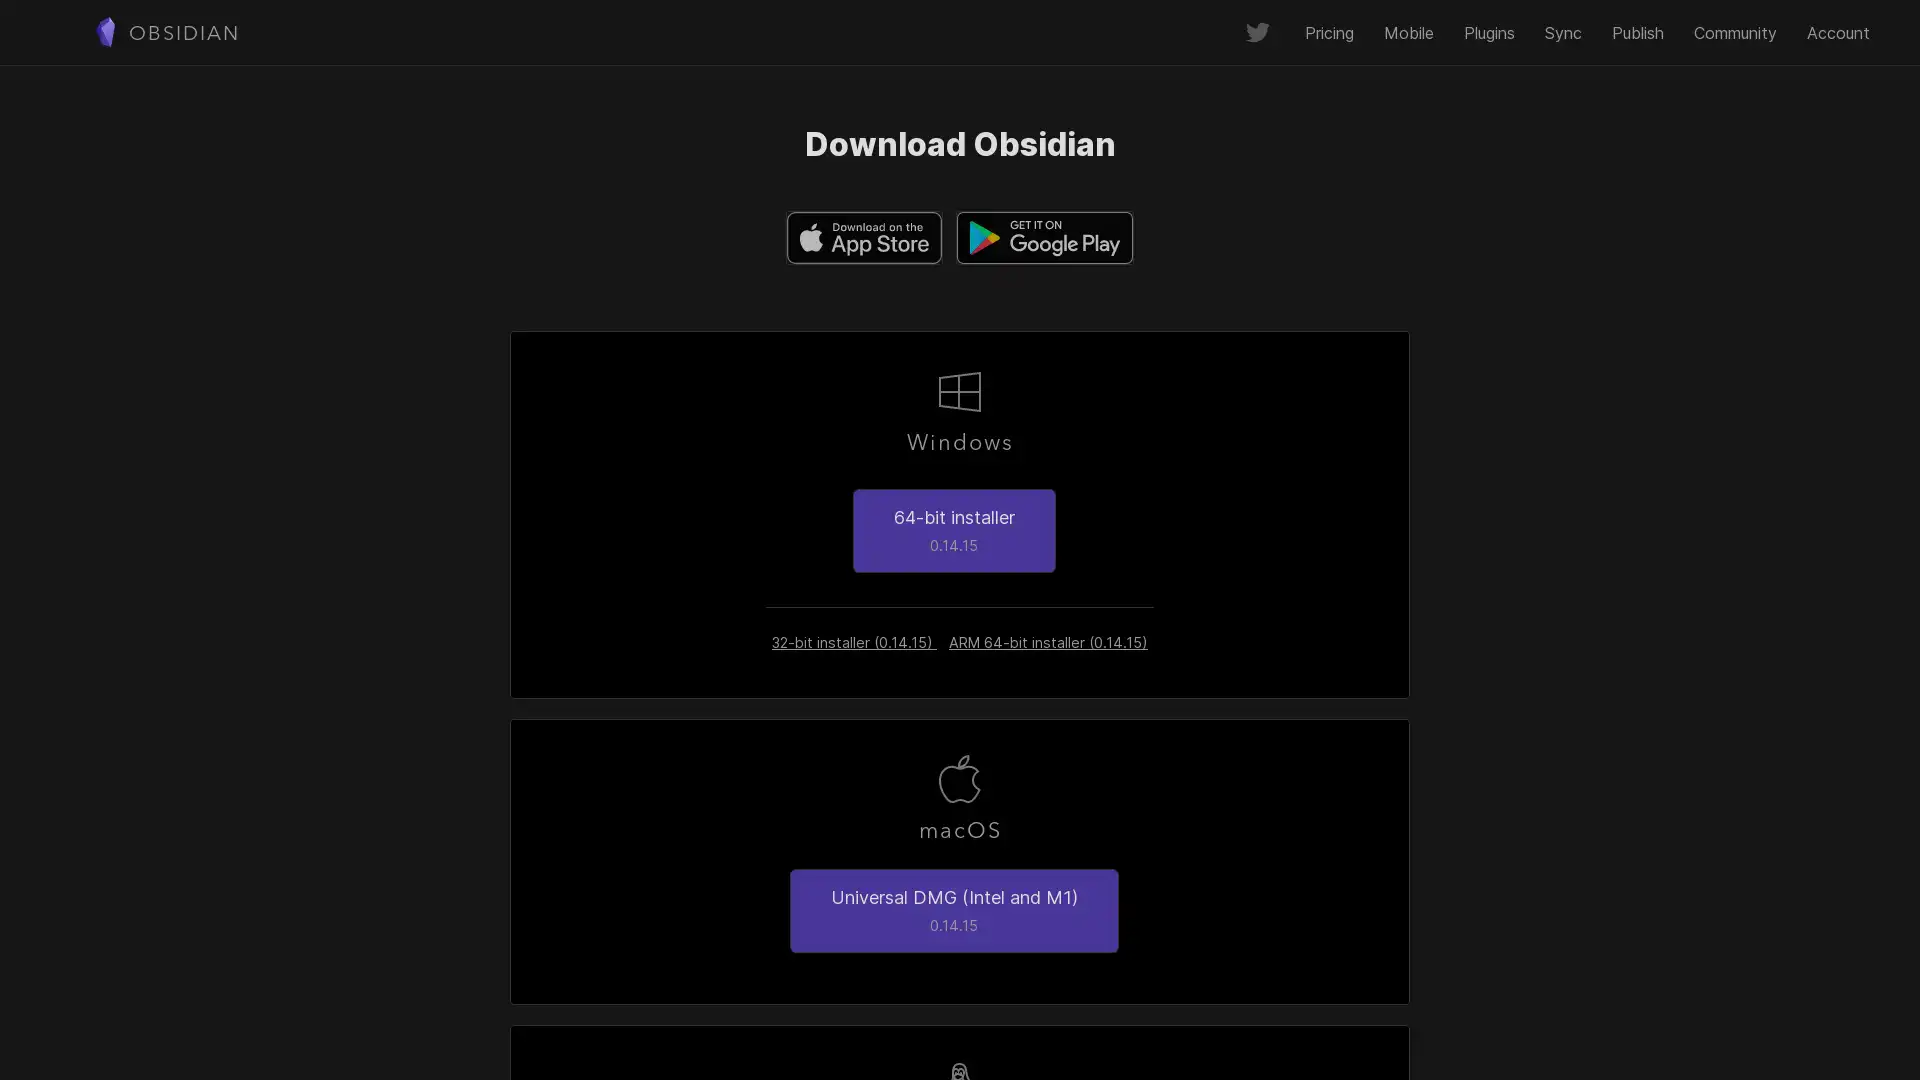 This screenshot has height=1080, width=1920. What do you see at coordinates (952, 528) in the screenshot?
I see `64-bit installer 0.14.15` at bounding box center [952, 528].